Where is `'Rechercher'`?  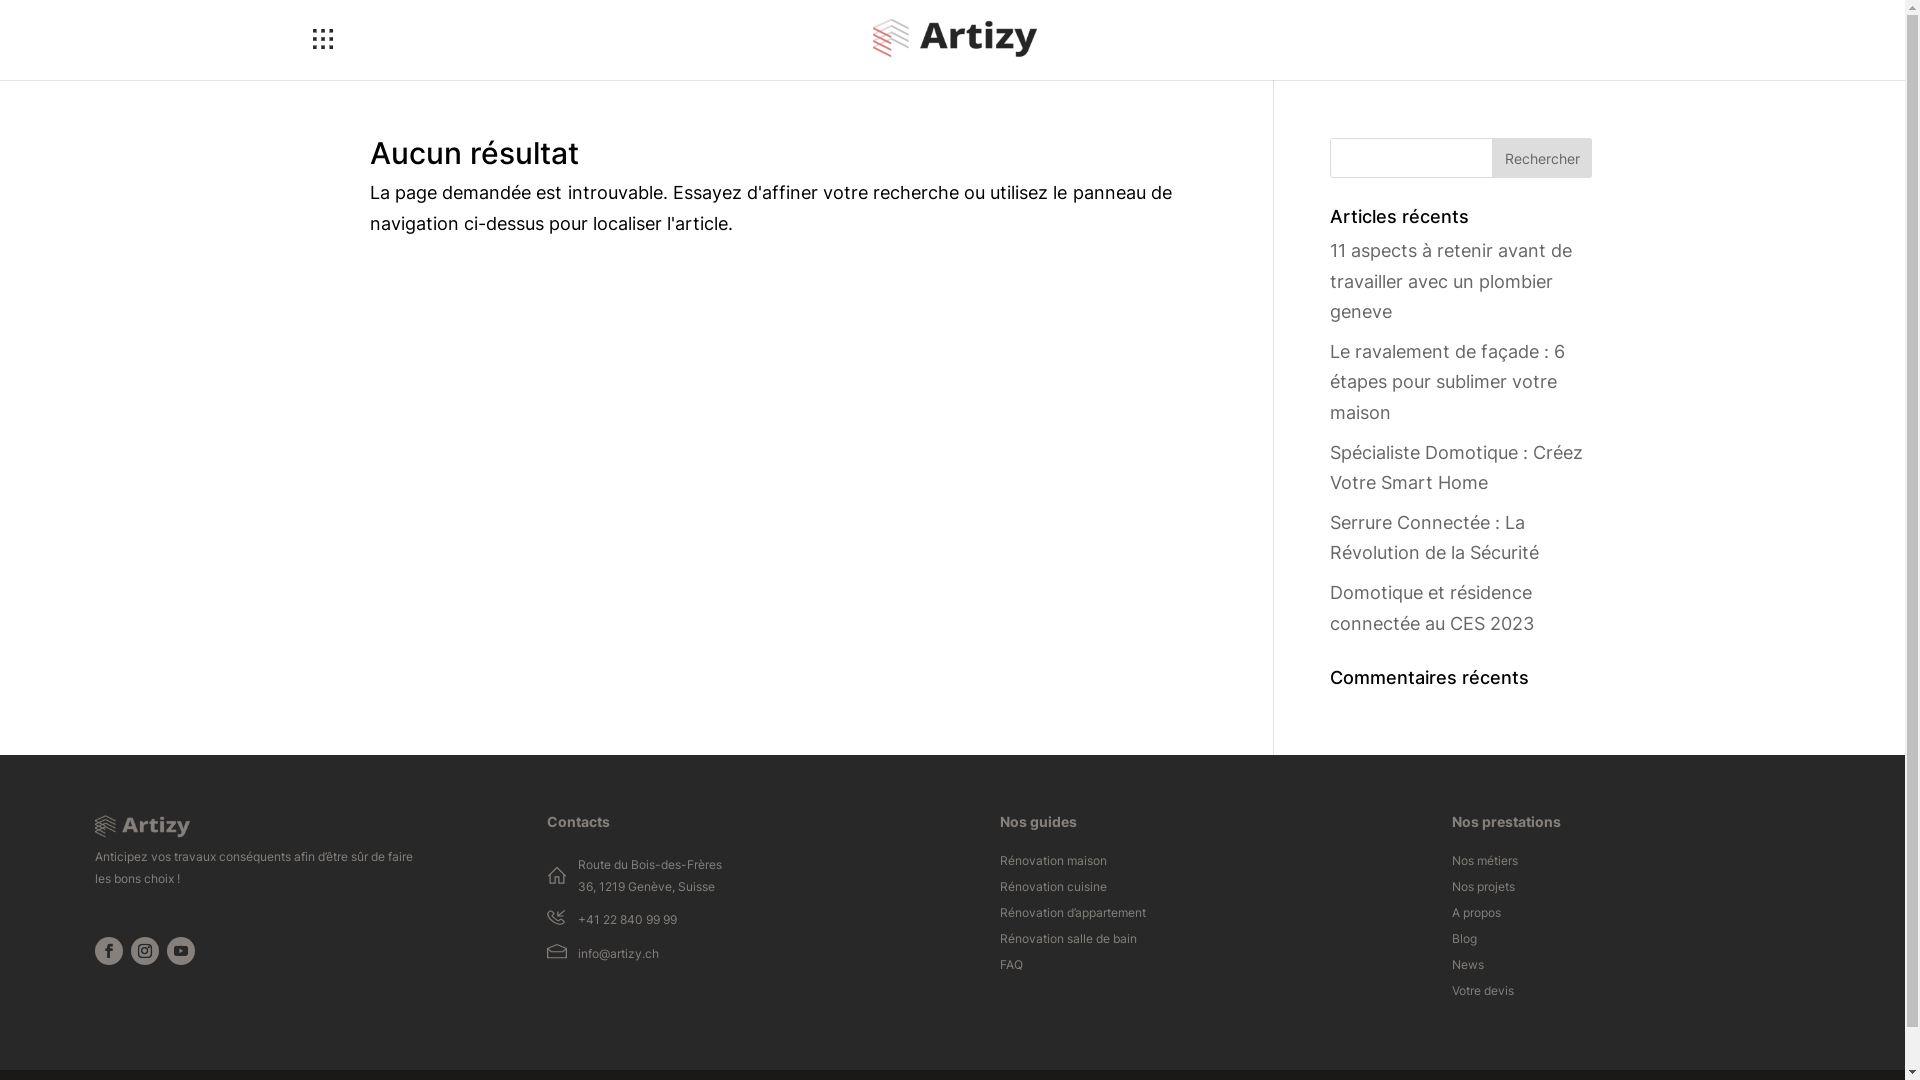
'Rechercher' is located at coordinates (1540, 157).